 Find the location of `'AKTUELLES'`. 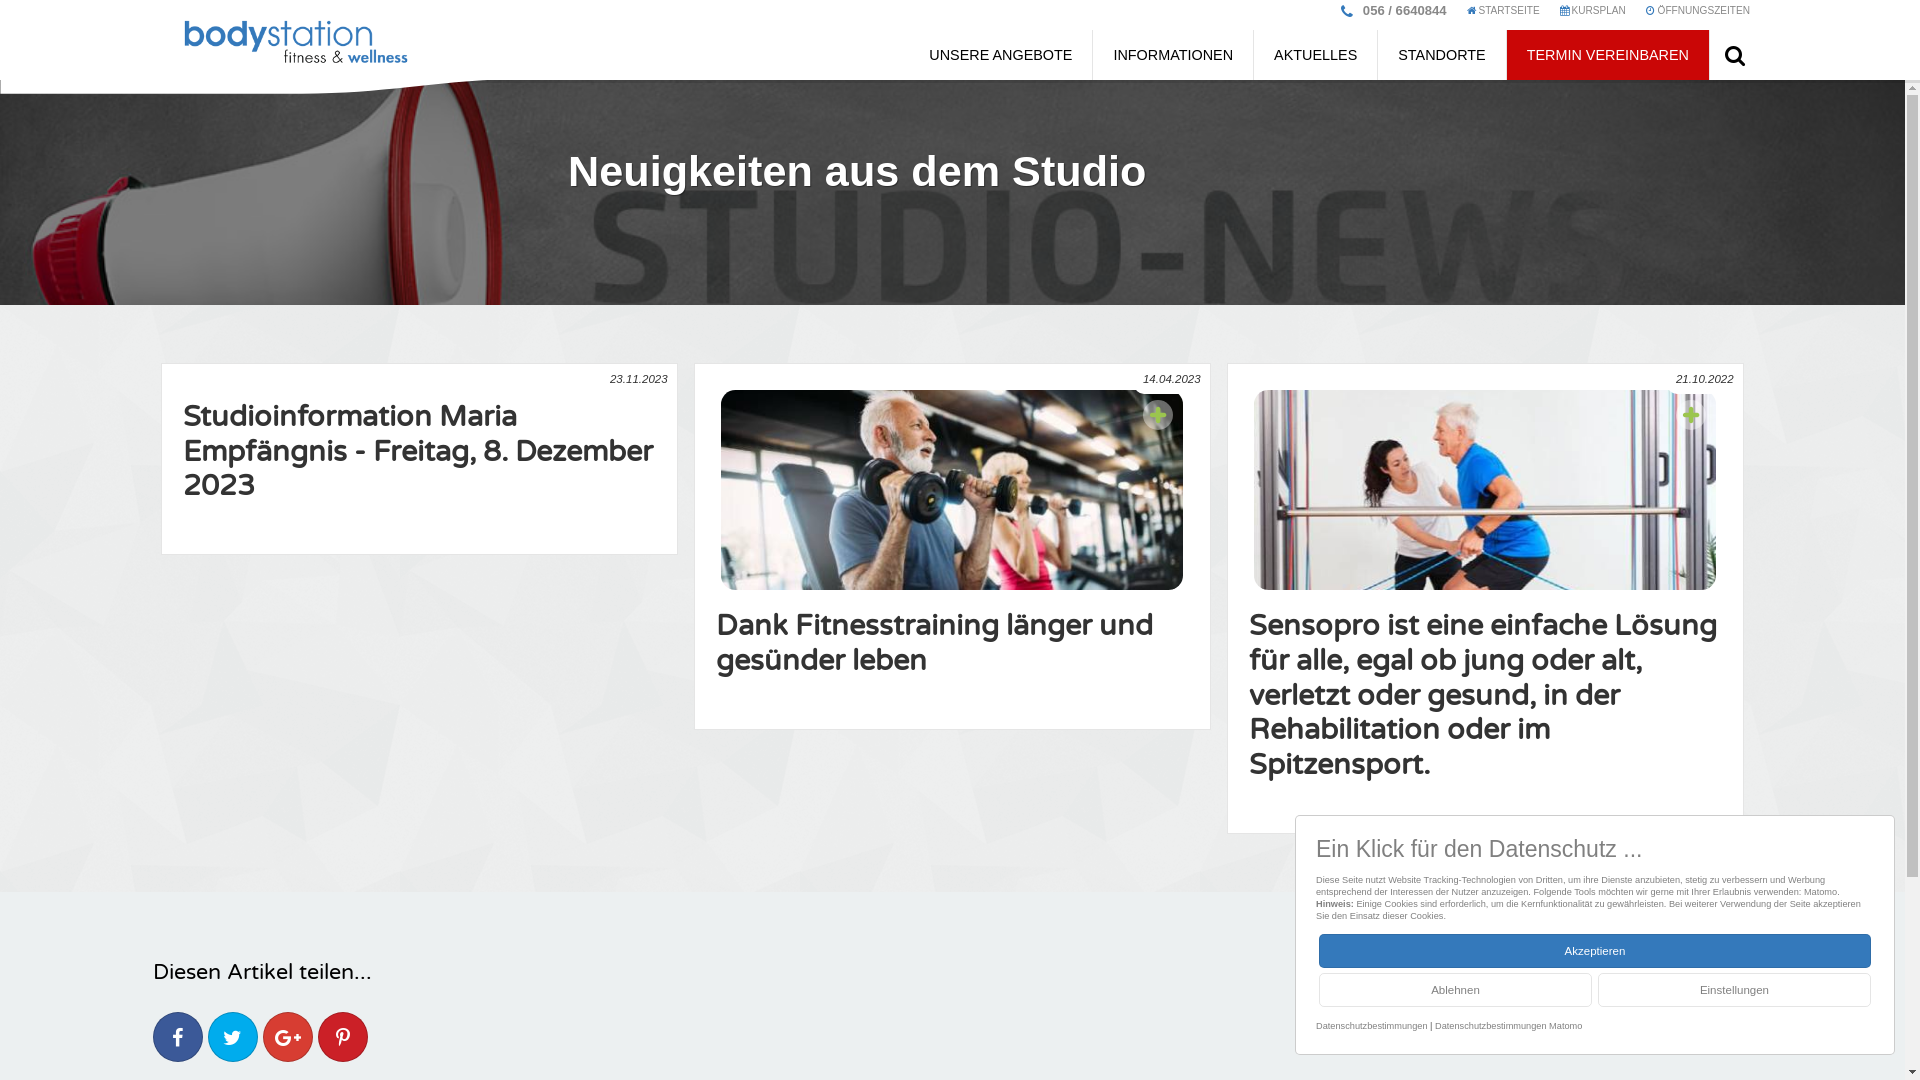

'AKTUELLES' is located at coordinates (1315, 53).